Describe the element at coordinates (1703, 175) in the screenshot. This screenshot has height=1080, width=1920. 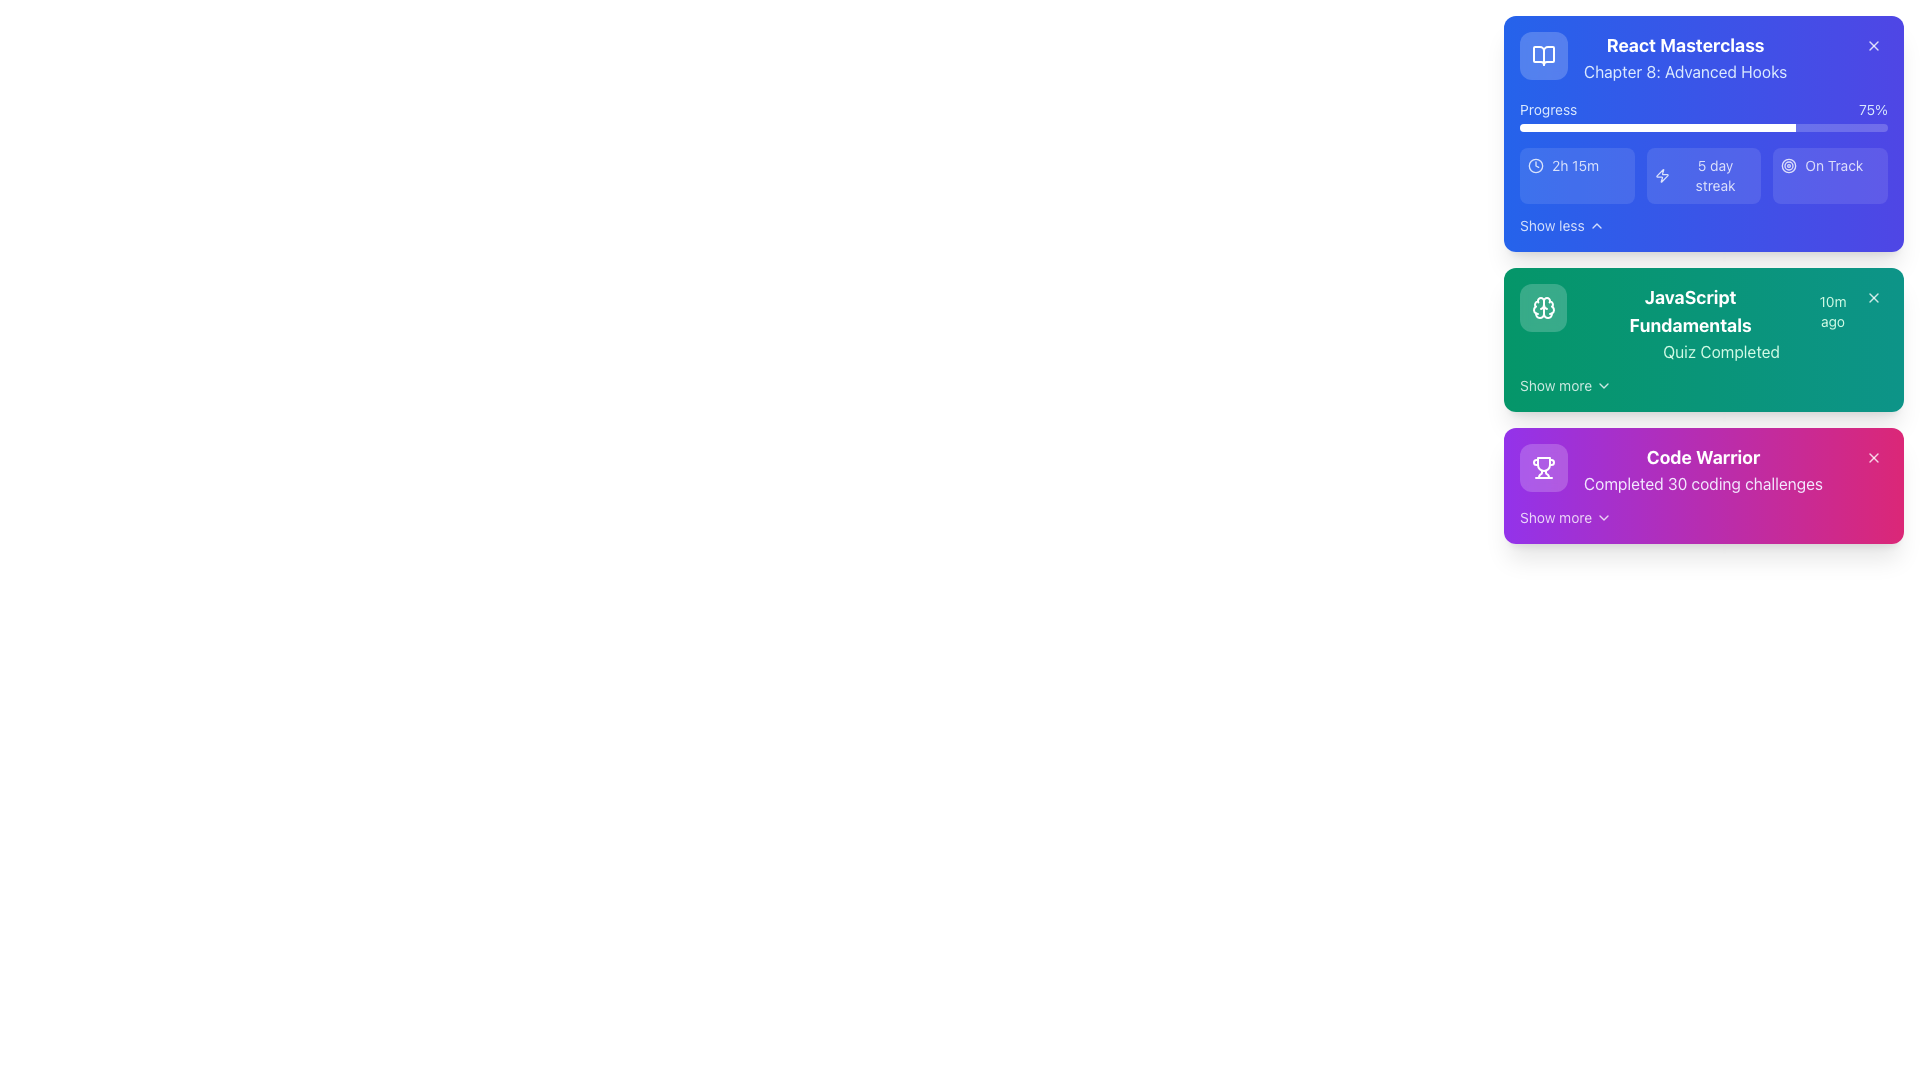
I see `the '5 day streak' label with a lightning icon located at the upper right corner of the 'React Masterclass' card` at that location.